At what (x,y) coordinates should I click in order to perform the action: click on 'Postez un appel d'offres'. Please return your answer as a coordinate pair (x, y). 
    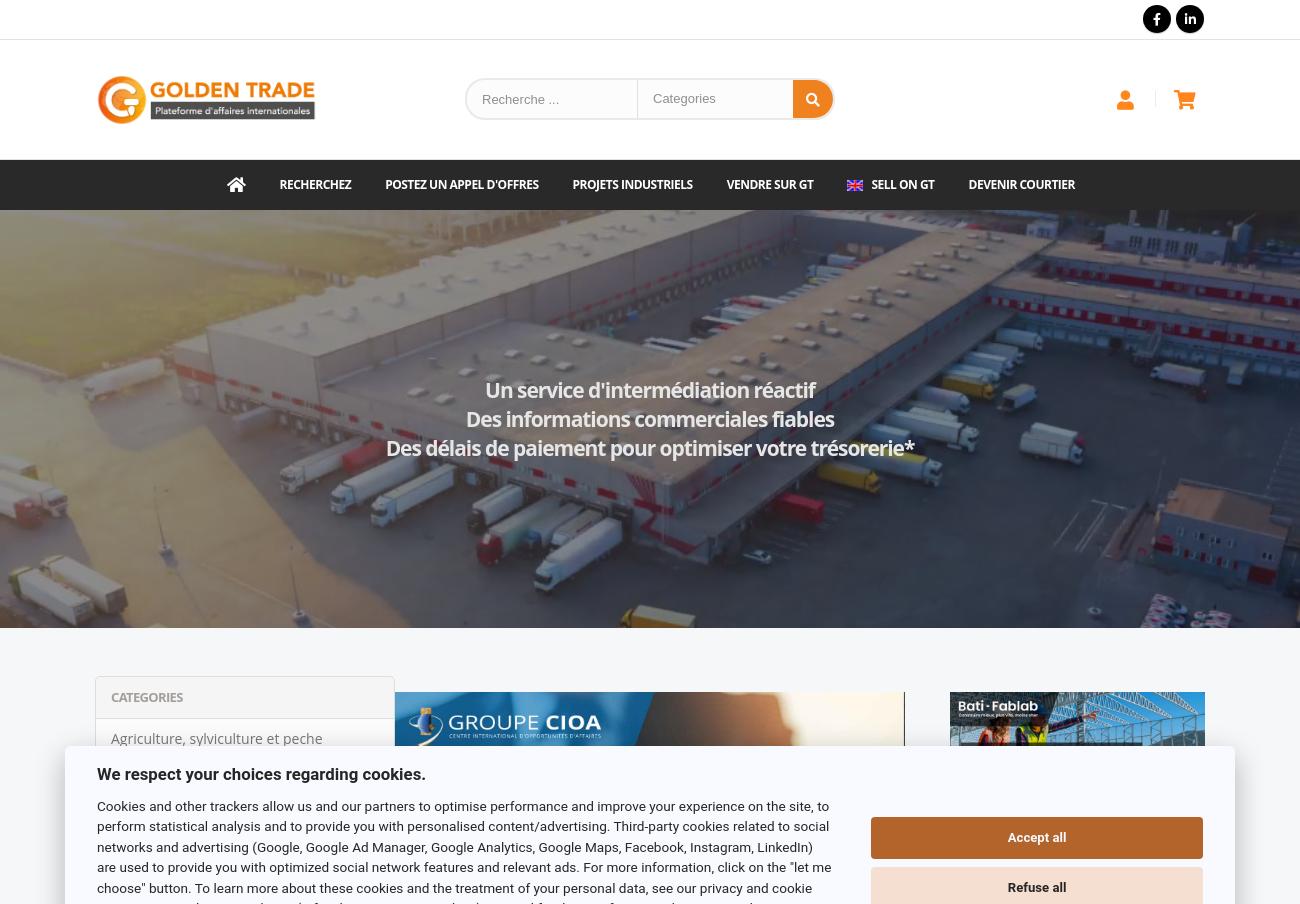
    Looking at the image, I should click on (385, 184).